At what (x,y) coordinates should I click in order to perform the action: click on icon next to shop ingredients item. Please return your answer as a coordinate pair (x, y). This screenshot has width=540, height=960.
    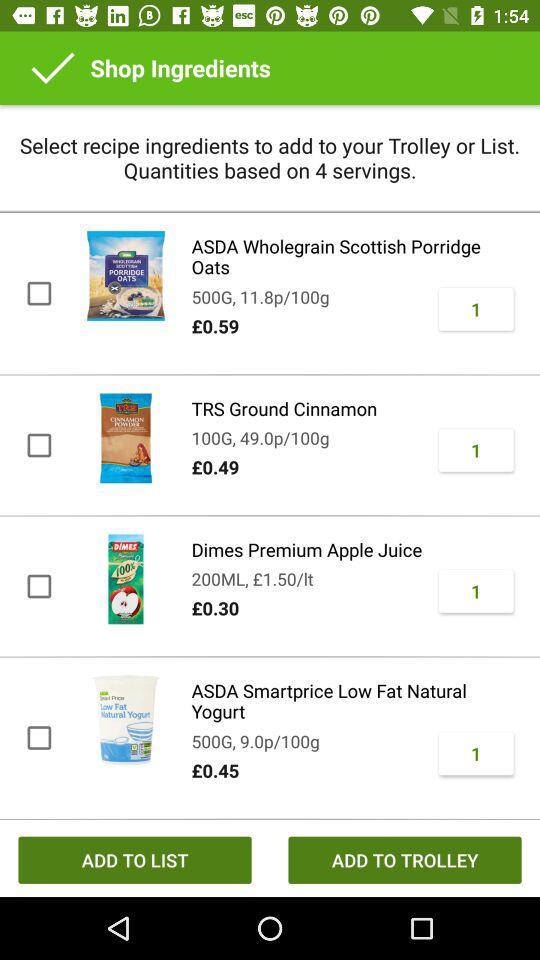
    Looking at the image, I should click on (53, 68).